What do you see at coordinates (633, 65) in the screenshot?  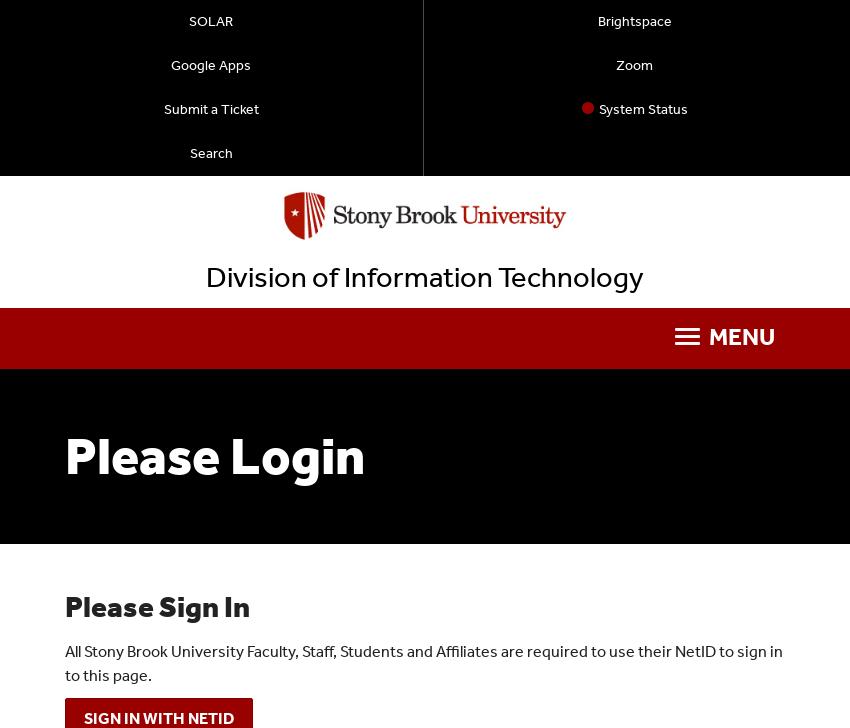 I see `'Zoom'` at bounding box center [633, 65].